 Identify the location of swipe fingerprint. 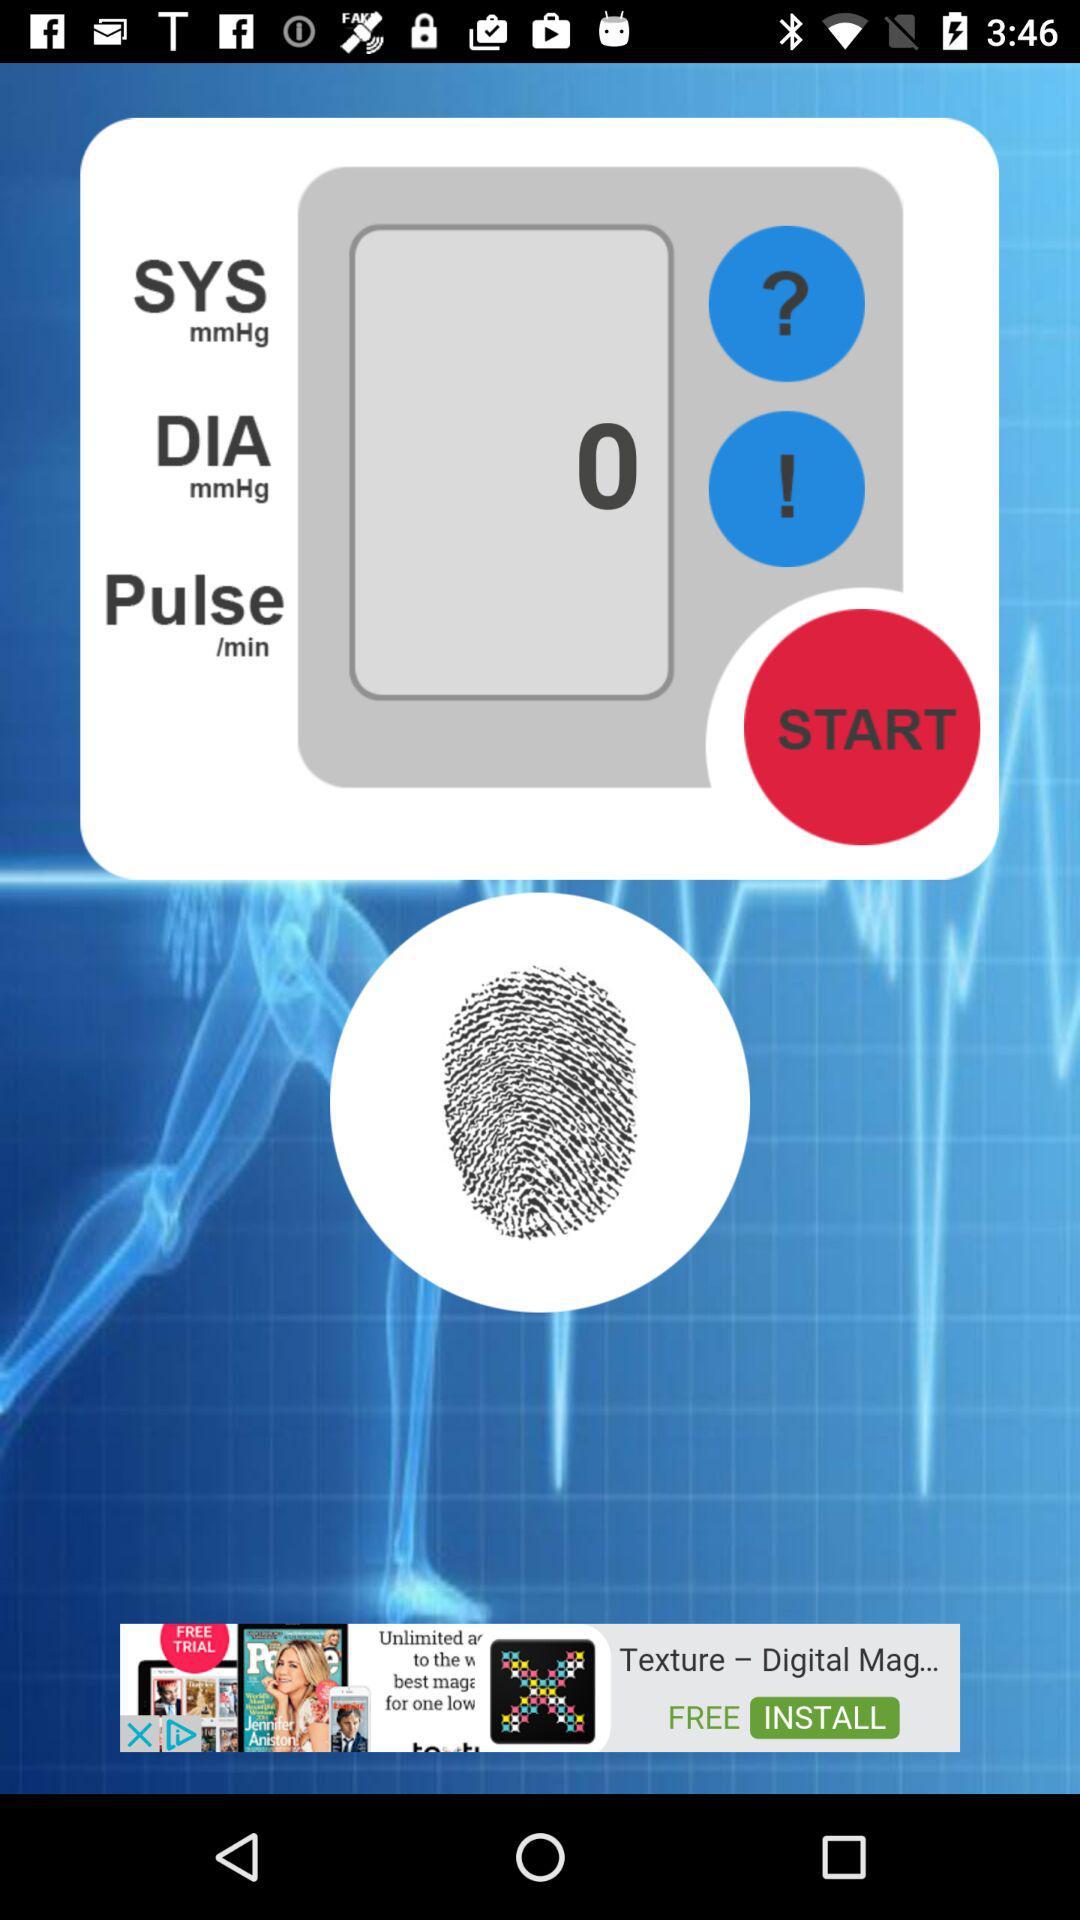
(540, 1101).